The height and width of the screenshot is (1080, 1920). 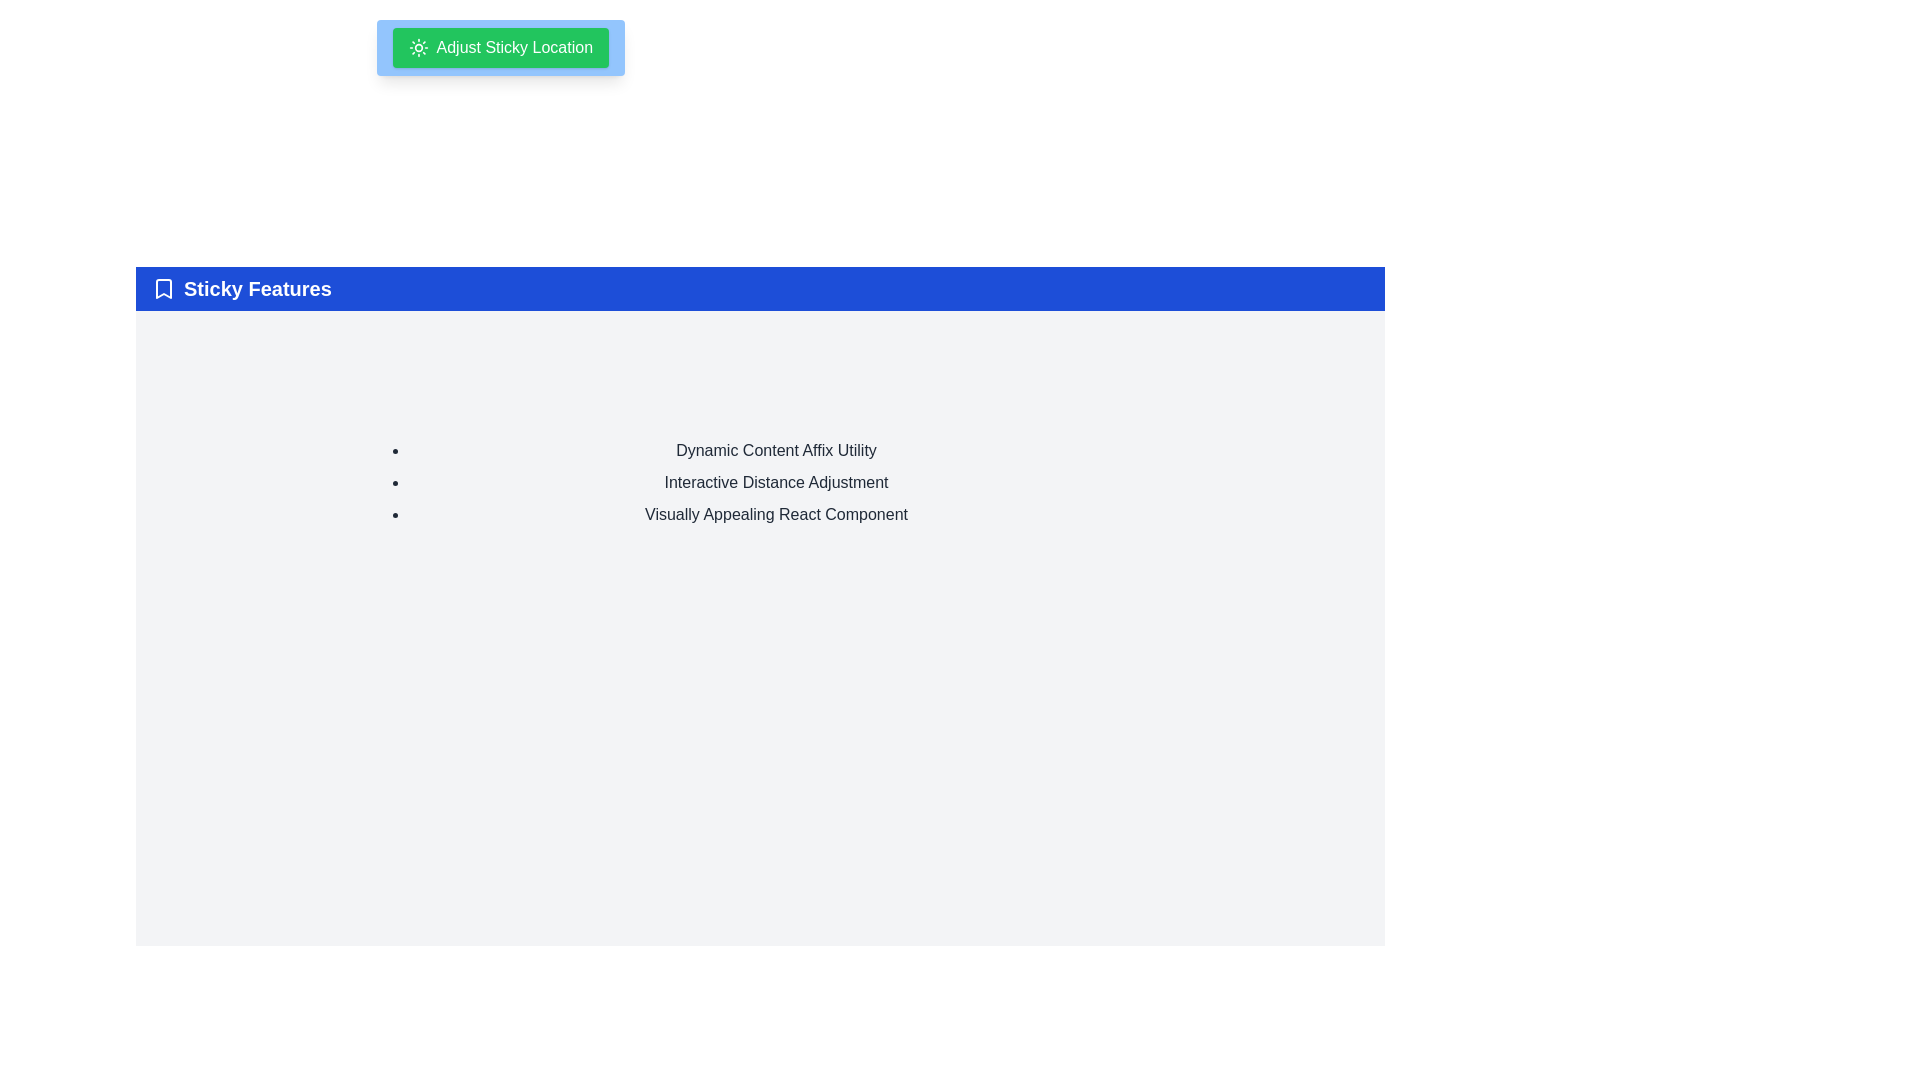 I want to click on the interactive button that adjusts the location of sticky elements on the page, which is located near the top center of the interface above the 'Sticky Features' section, so click(x=500, y=46).